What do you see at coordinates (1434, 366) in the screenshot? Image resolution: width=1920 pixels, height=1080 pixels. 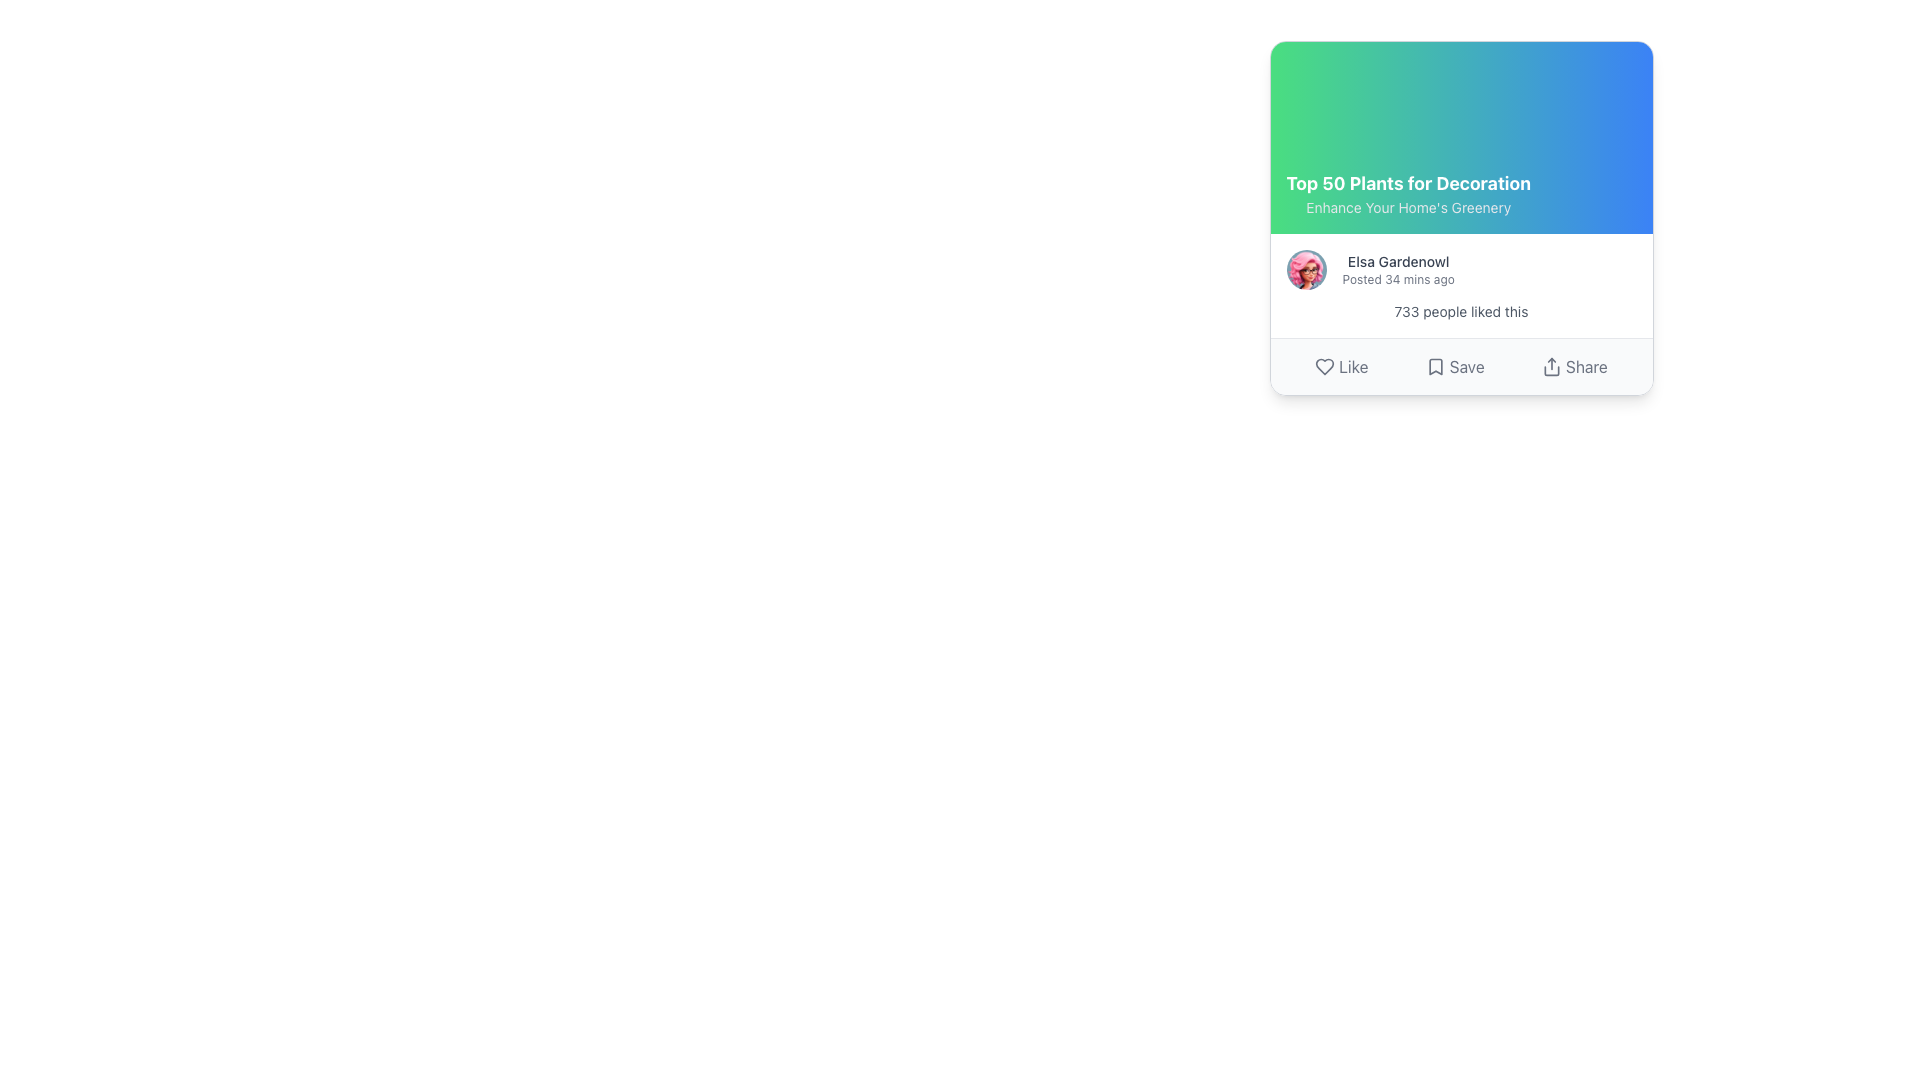 I see `the gray bookmark icon located to the left of the 'Save' text label in the bottom central area of the content card` at bounding box center [1434, 366].